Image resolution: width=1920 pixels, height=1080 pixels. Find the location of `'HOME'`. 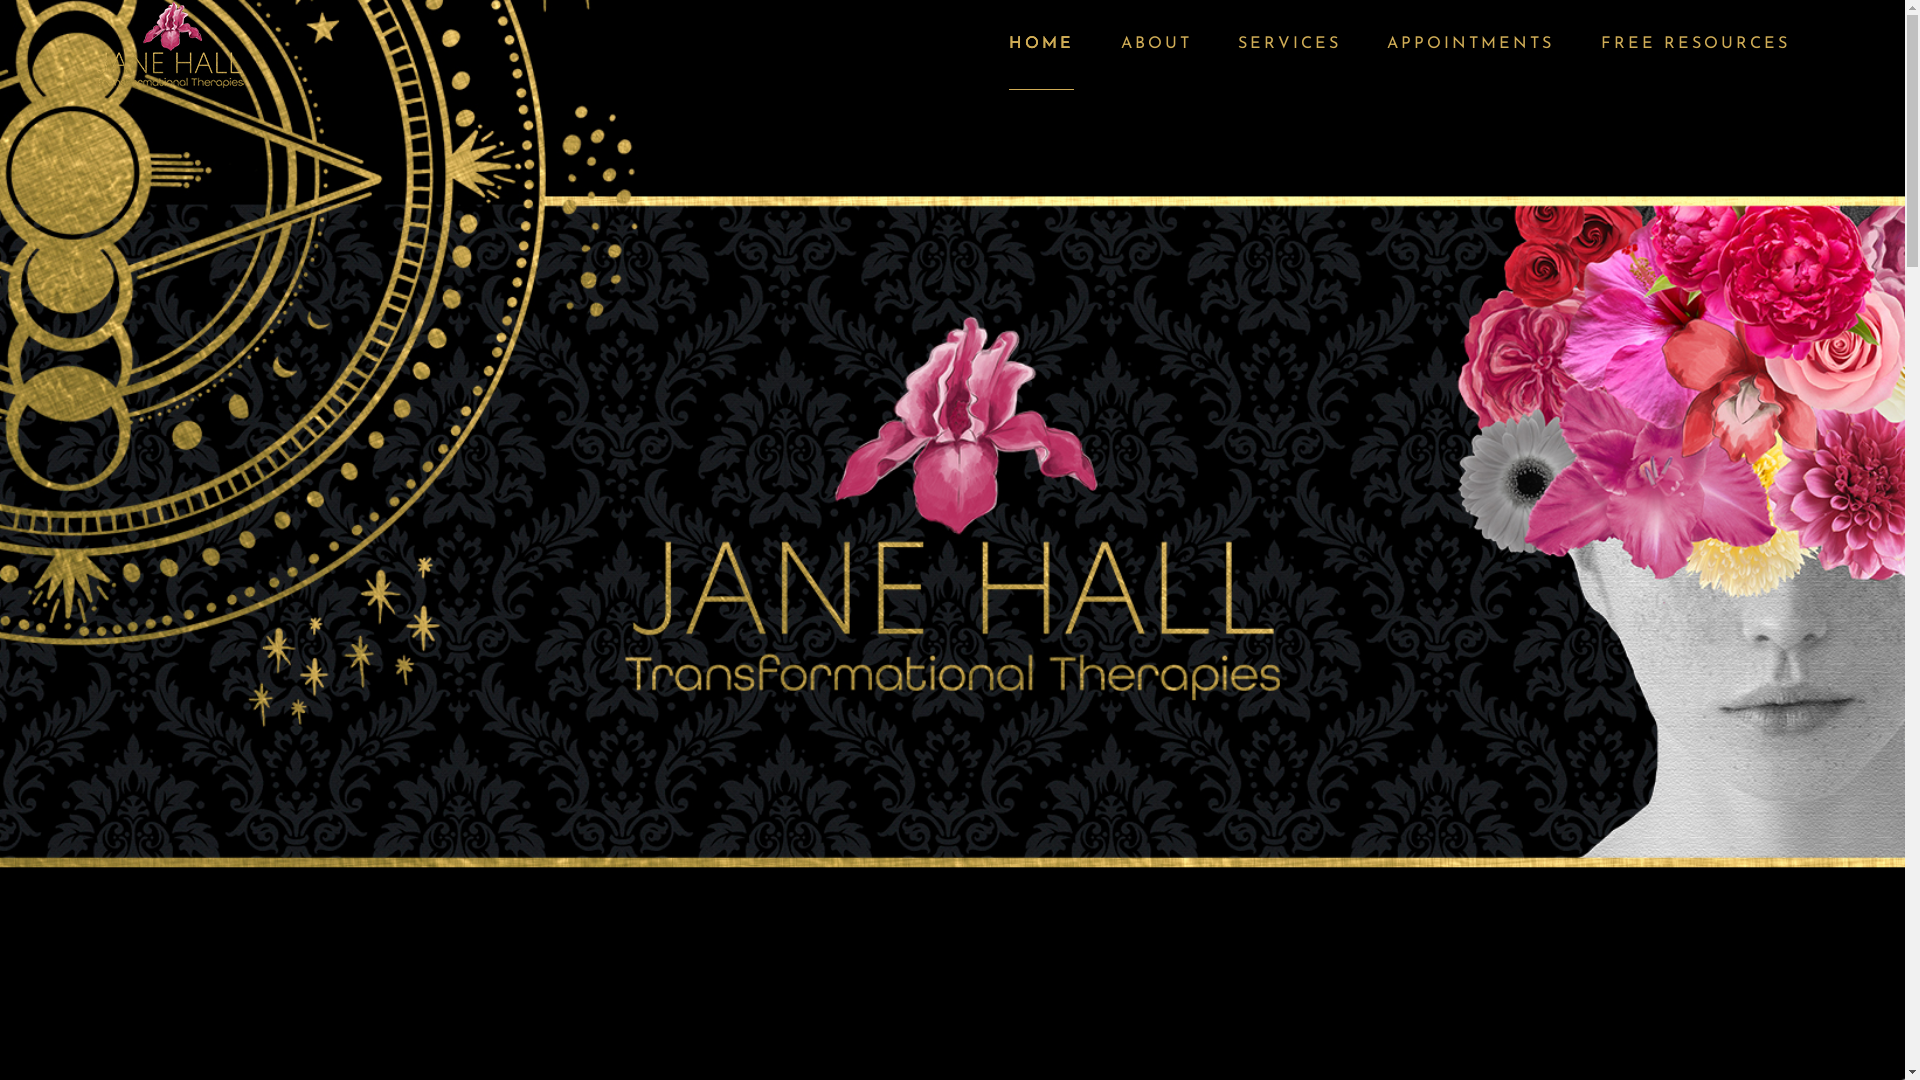

'HOME' is located at coordinates (1040, 45).